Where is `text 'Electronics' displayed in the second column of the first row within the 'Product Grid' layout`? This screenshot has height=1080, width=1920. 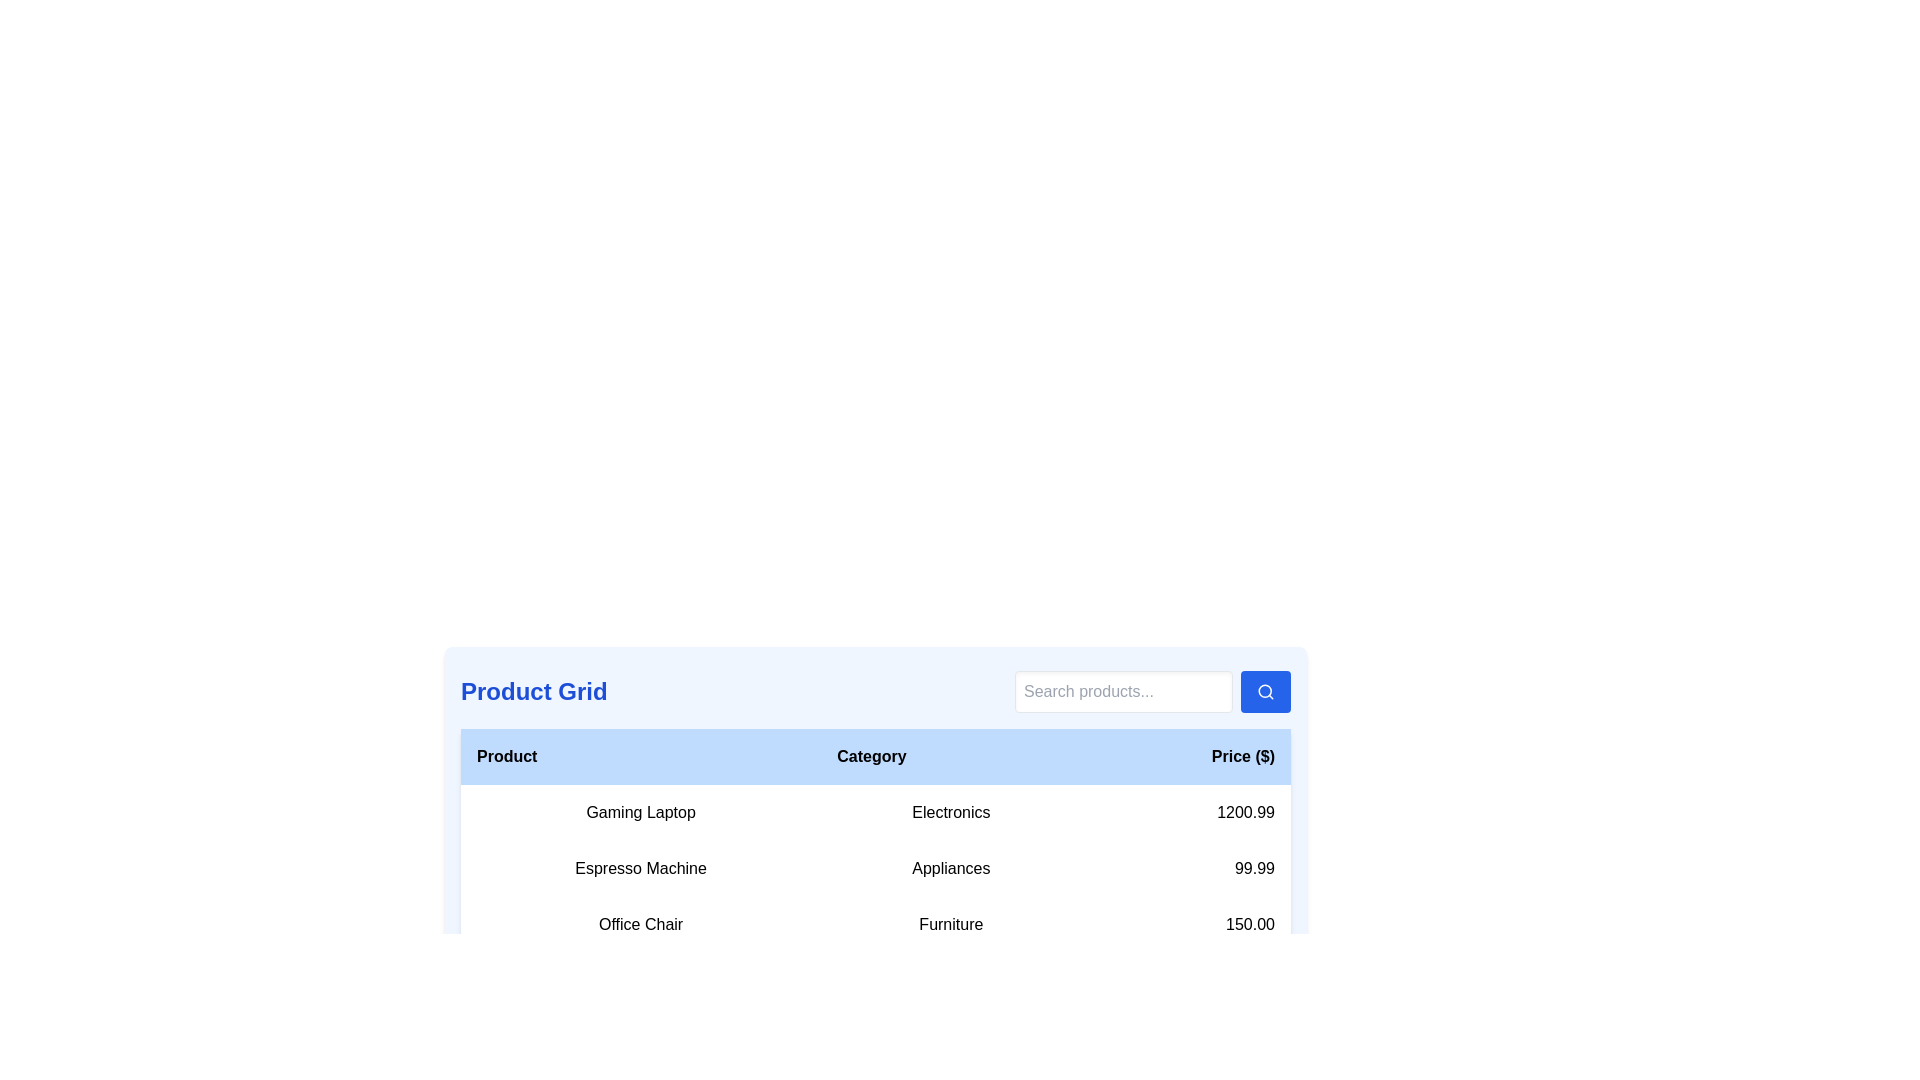 text 'Electronics' displayed in the second column of the first row within the 'Product Grid' layout is located at coordinates (950, 813).